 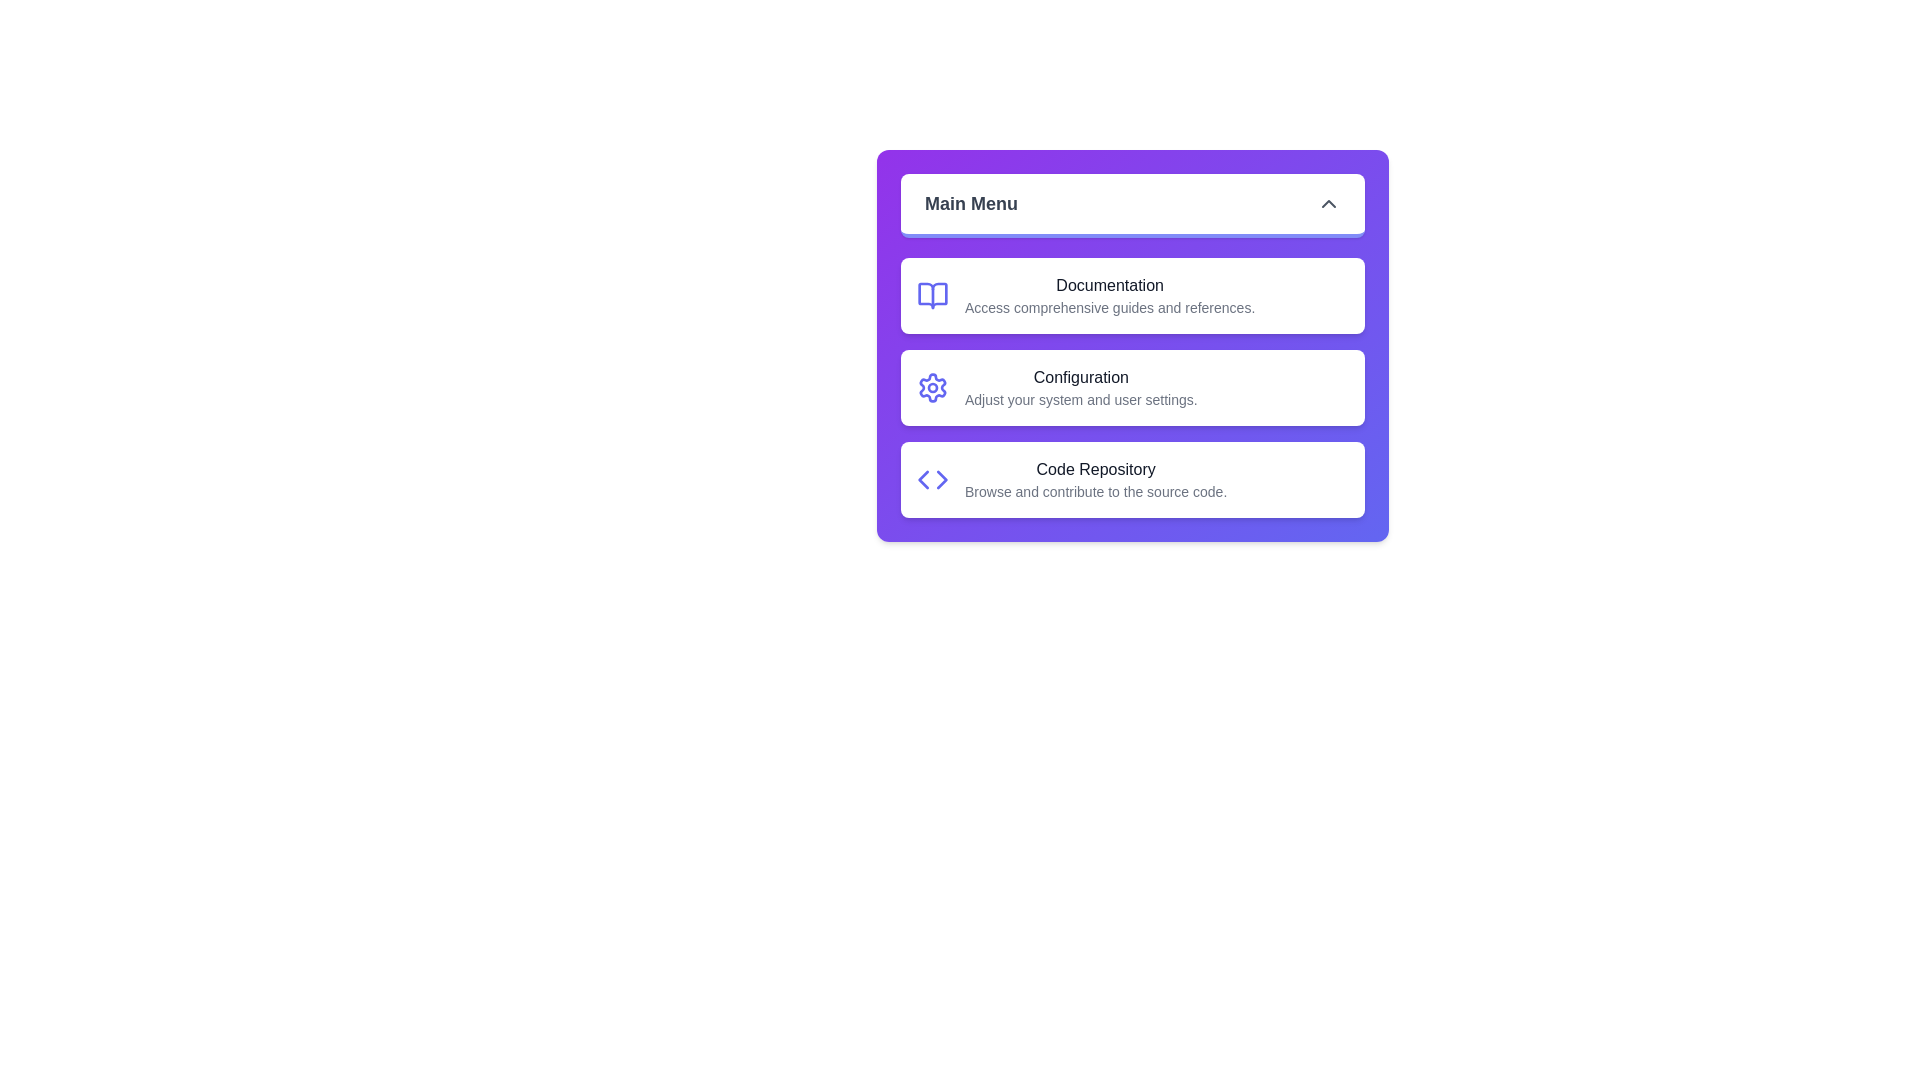 I want to click on the menu item Code Repository from the list, so click(x=1132, y=479).